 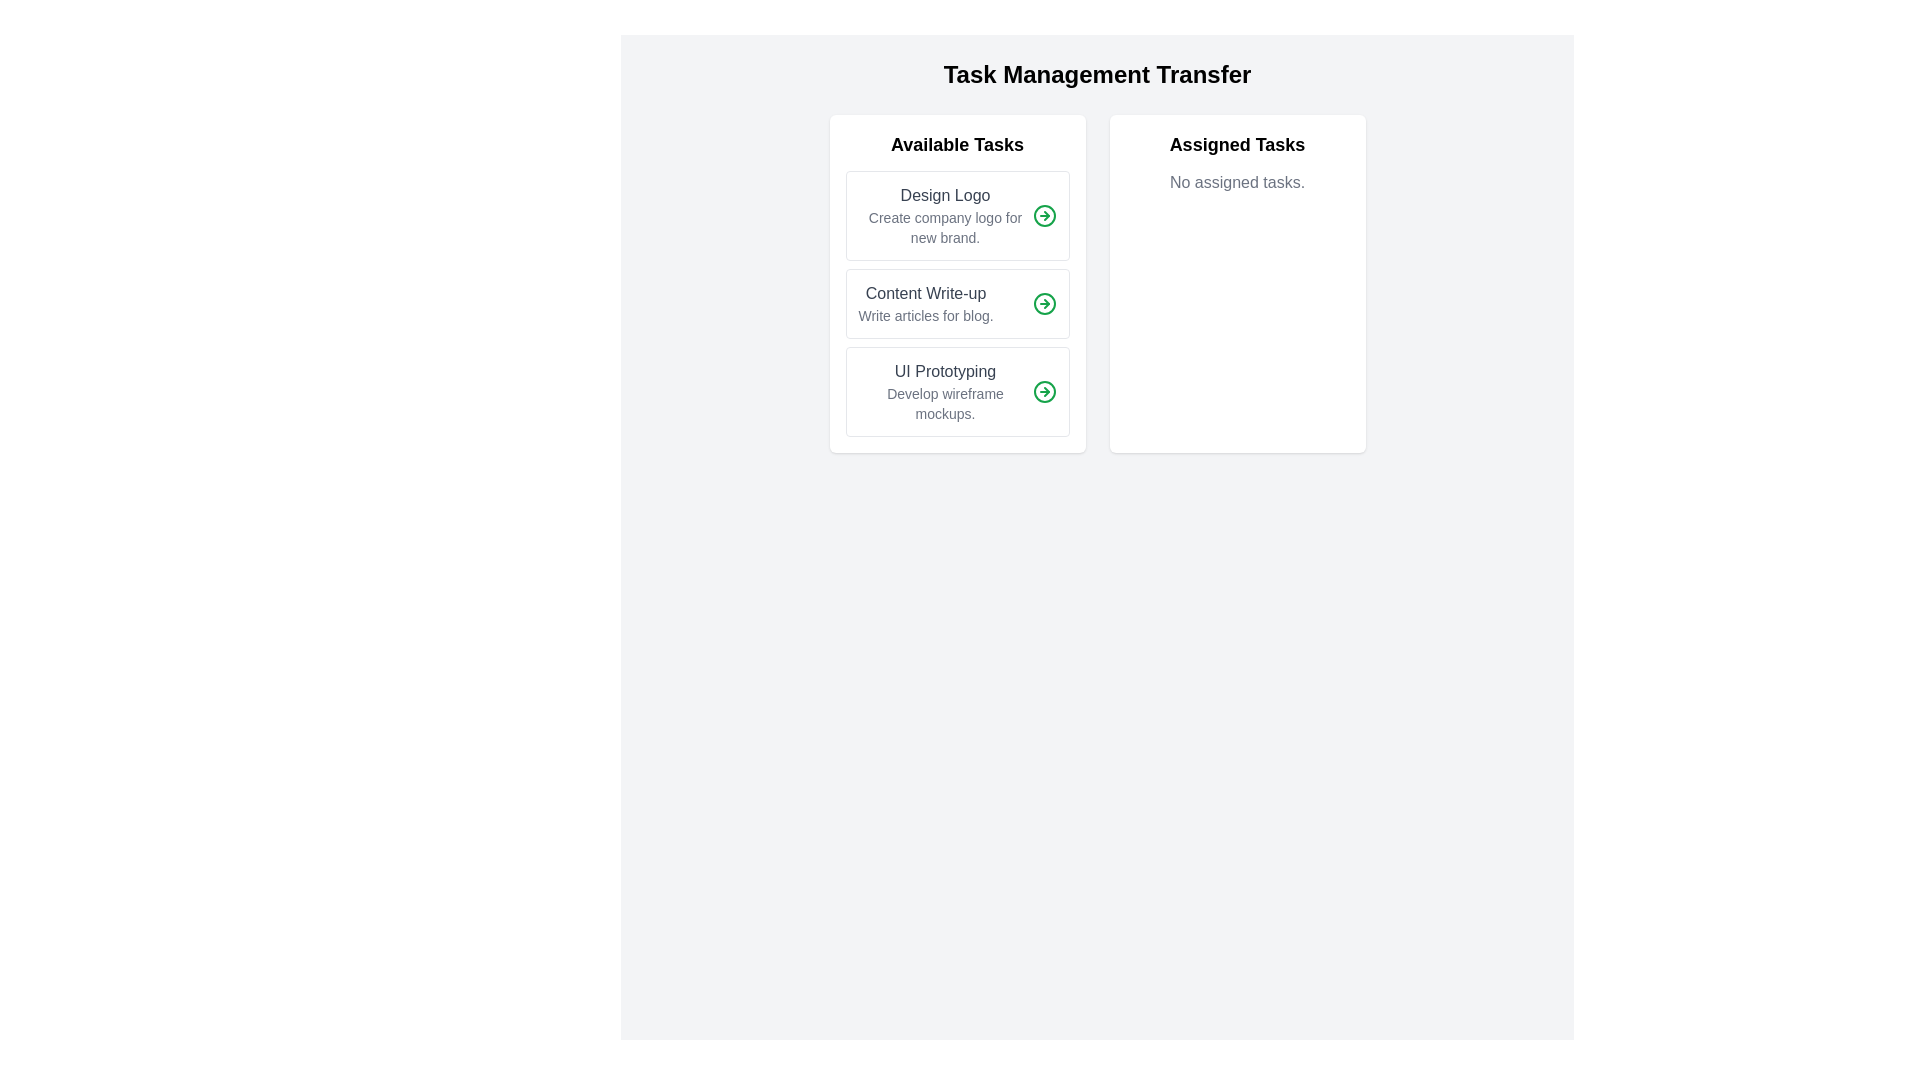 What do you see at coordinates (1043, 304) in the screenshot?
I see `the green circular icon with a right-pointing arrow located next to the 'Content Write-up' task in the 'Available Tasks' column to initiate the task transfer` at bounding box center [1043, 304].